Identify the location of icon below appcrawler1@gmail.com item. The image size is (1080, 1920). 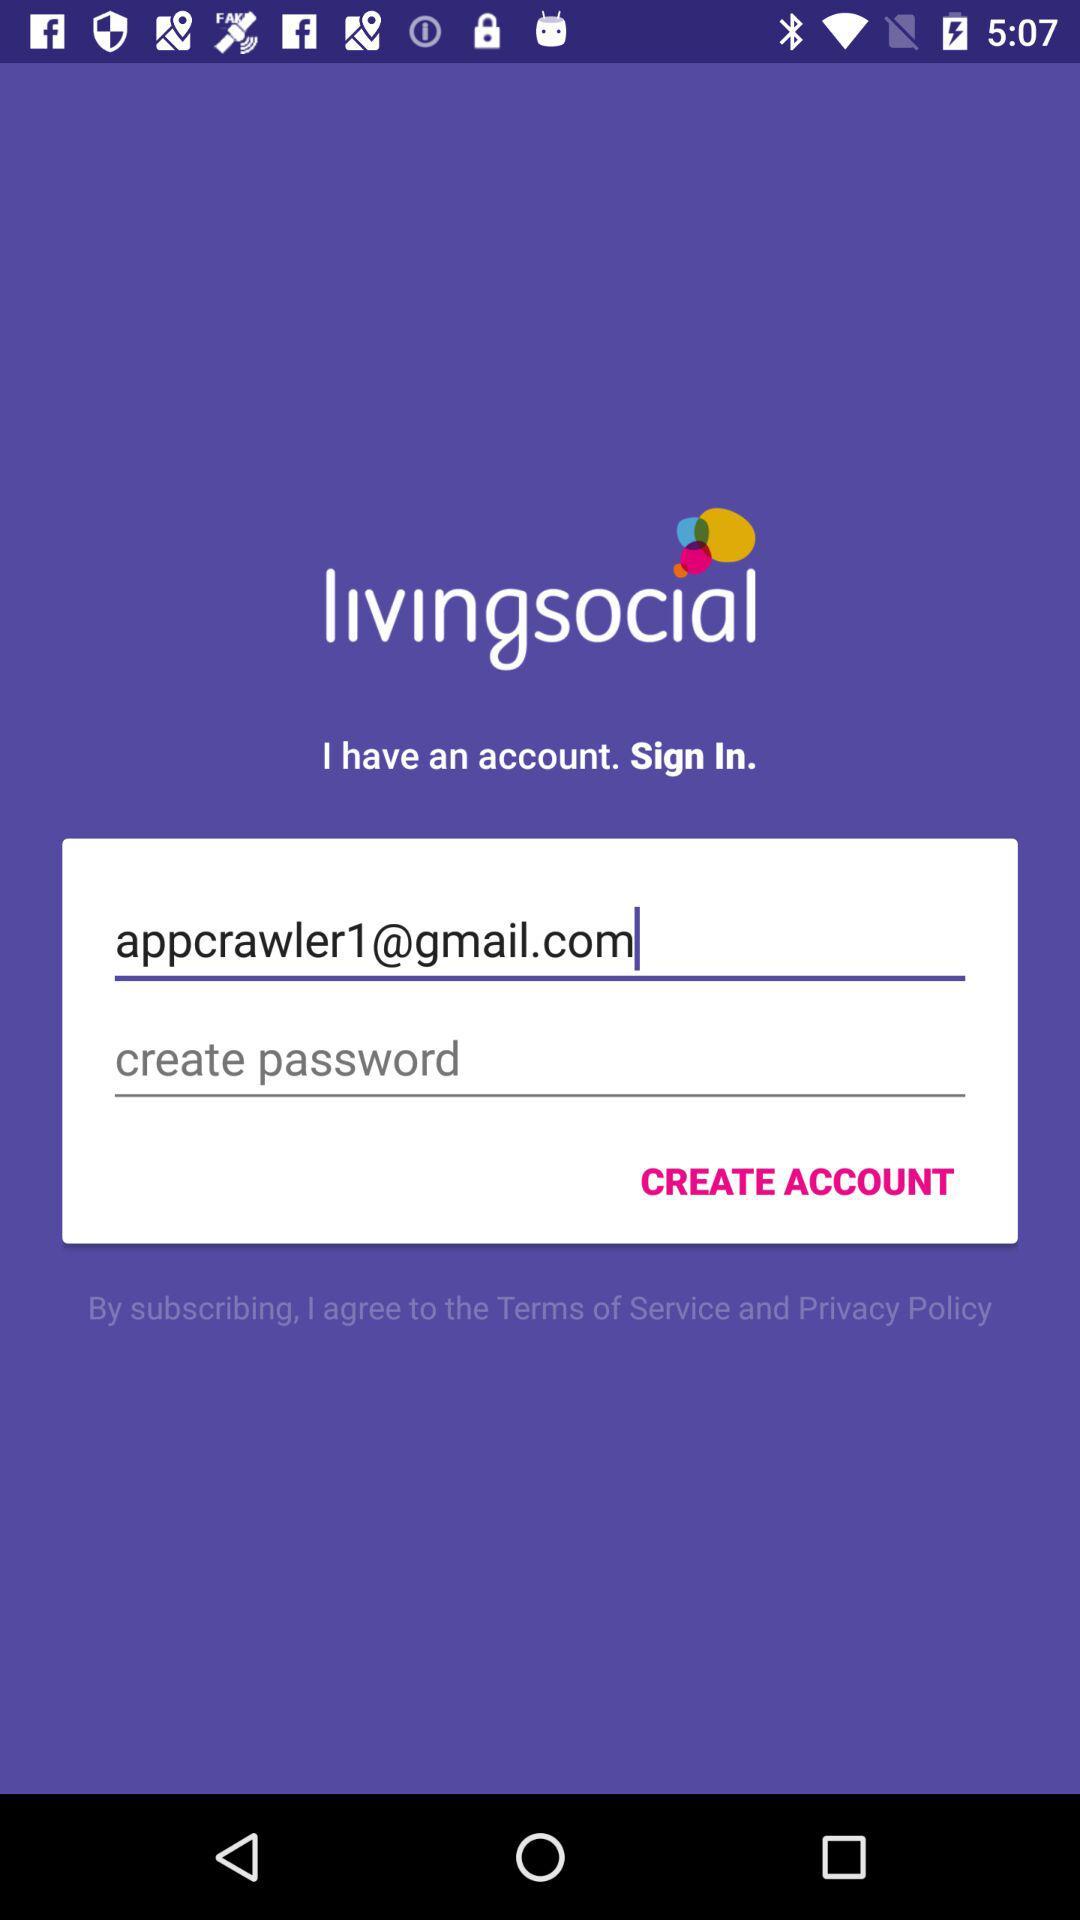
(540, 1057).